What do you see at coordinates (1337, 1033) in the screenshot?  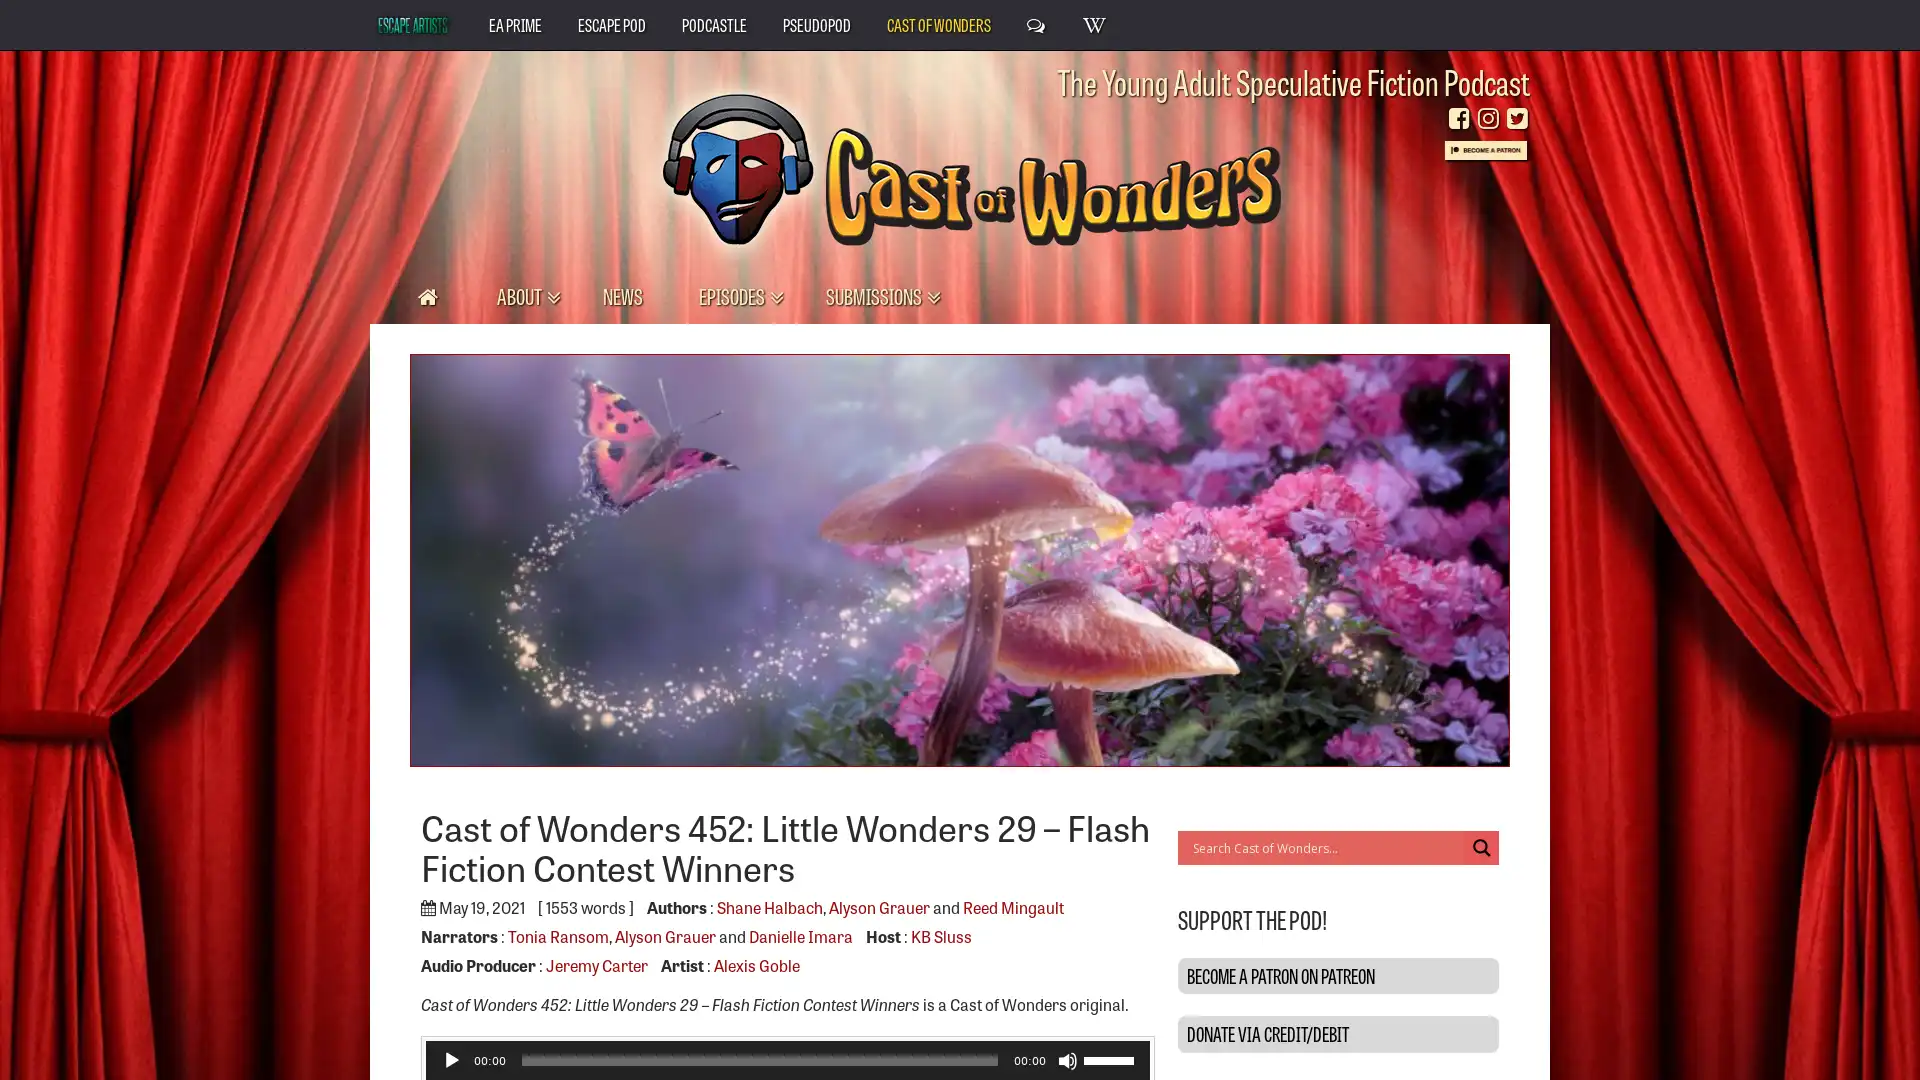 I see `Donate via Credit/Debit` at bounding box center [1337, 1033].